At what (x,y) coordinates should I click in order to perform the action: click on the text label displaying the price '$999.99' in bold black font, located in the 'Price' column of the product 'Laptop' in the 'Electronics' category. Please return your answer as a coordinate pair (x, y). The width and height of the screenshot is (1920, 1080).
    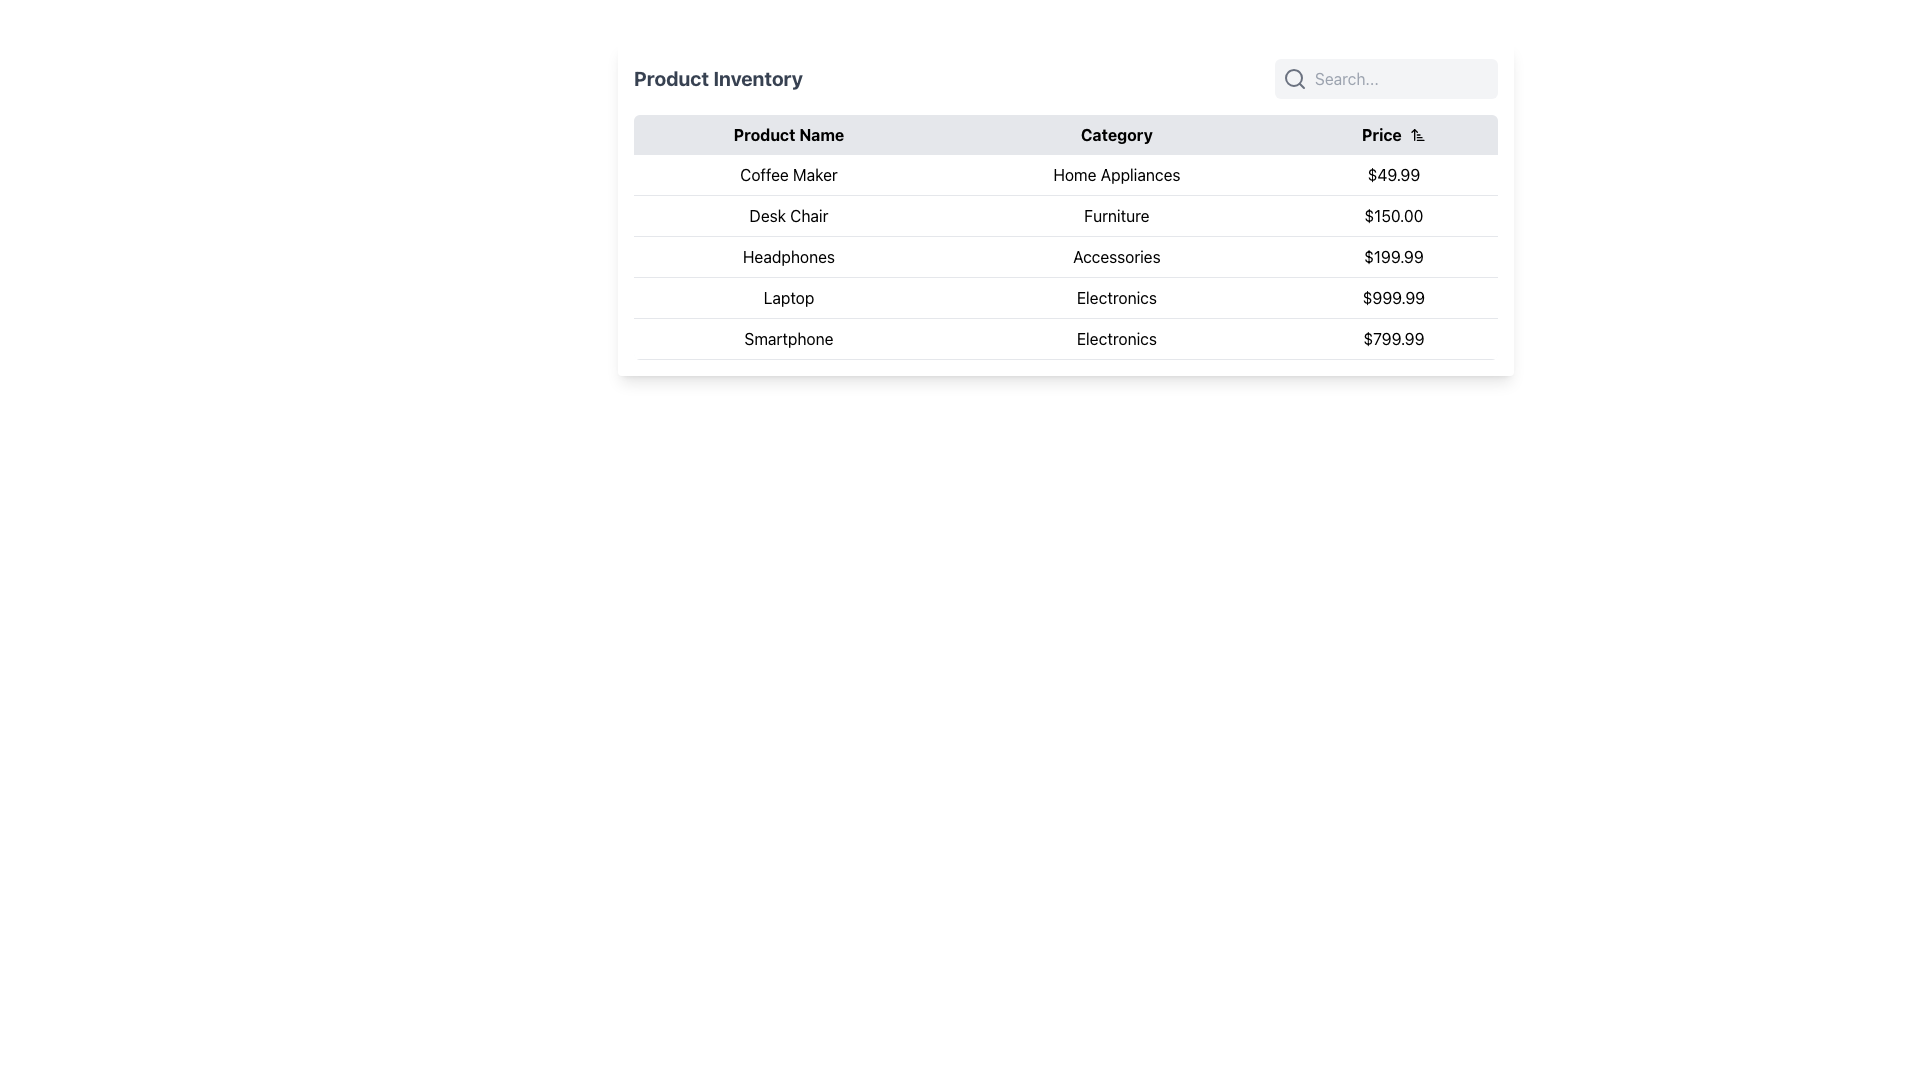
    Looking at the image, I should click on (1392, 297).